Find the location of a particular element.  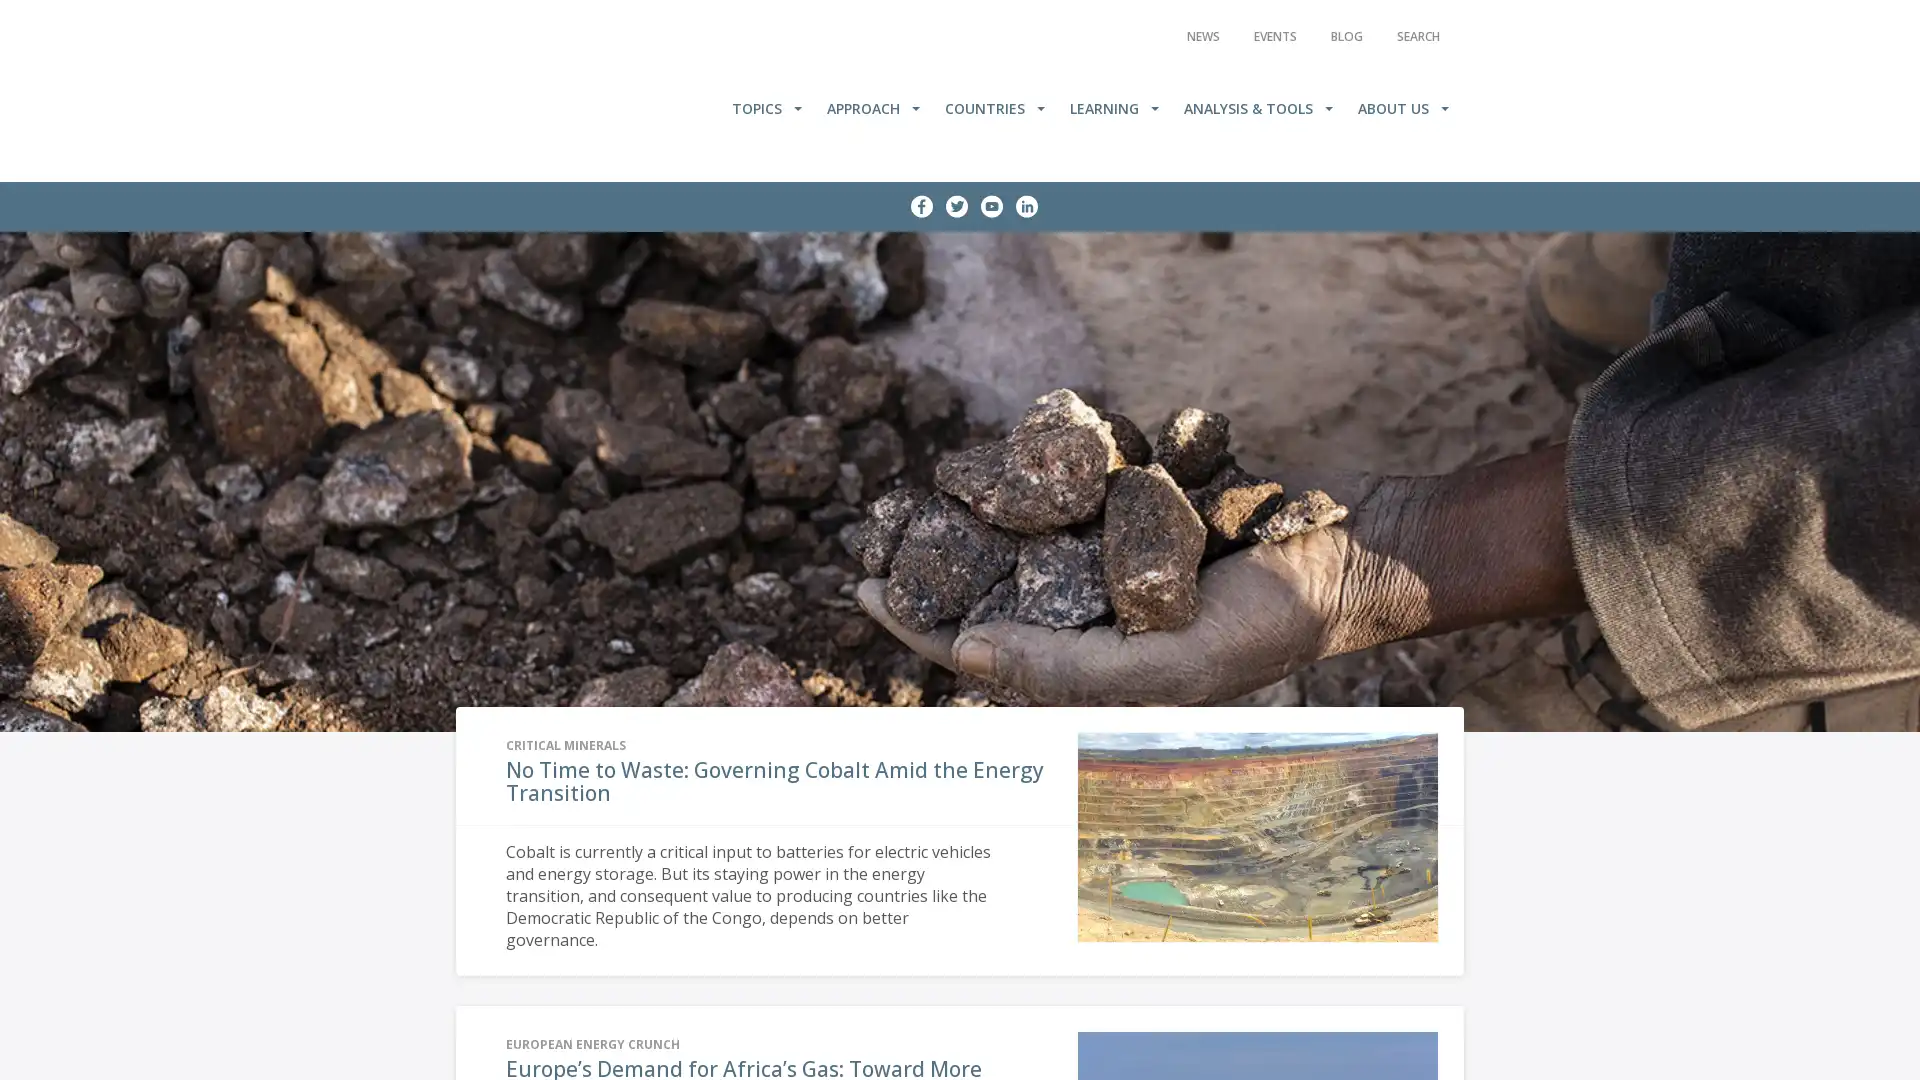

Search is located at coordinates (1732, 37).